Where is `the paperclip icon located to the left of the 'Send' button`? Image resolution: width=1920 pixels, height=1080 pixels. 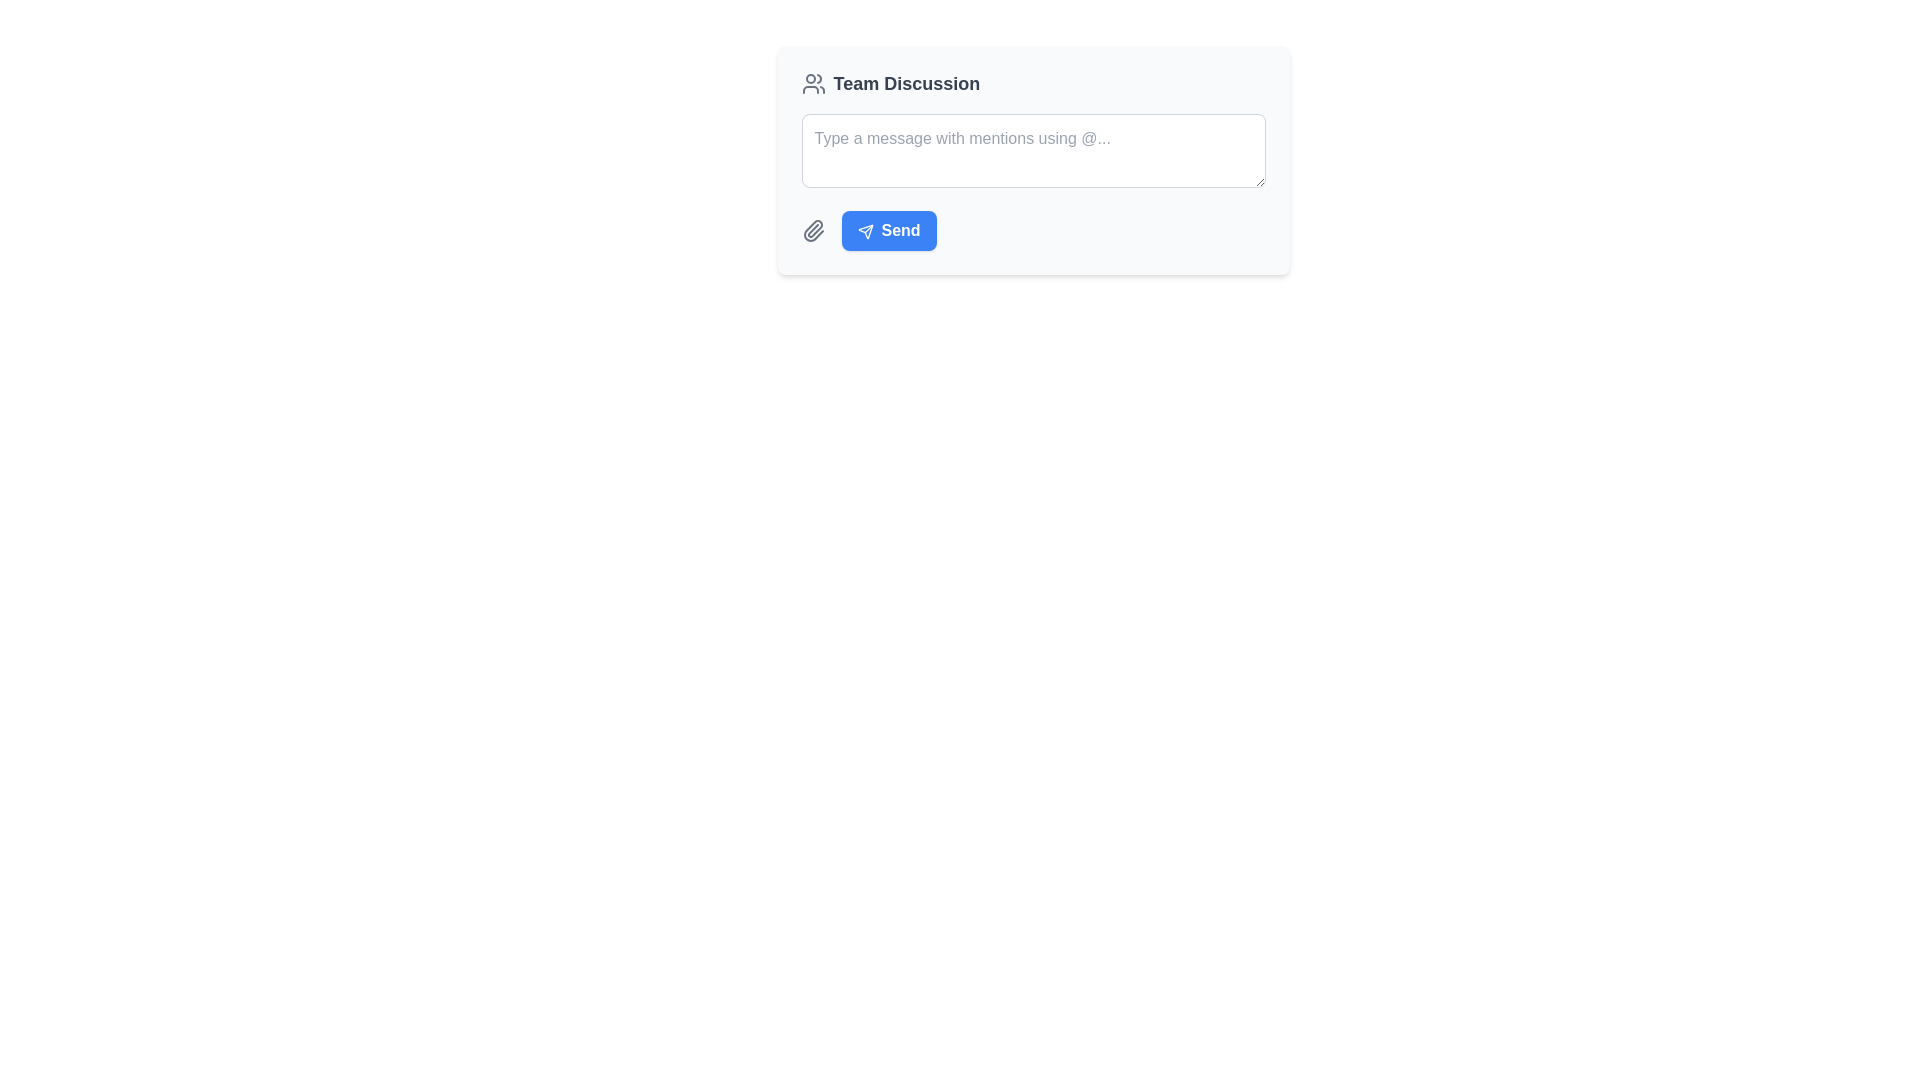
the paperclip icon located to the left of the 'Send' button is located at coordinates (813, 230).